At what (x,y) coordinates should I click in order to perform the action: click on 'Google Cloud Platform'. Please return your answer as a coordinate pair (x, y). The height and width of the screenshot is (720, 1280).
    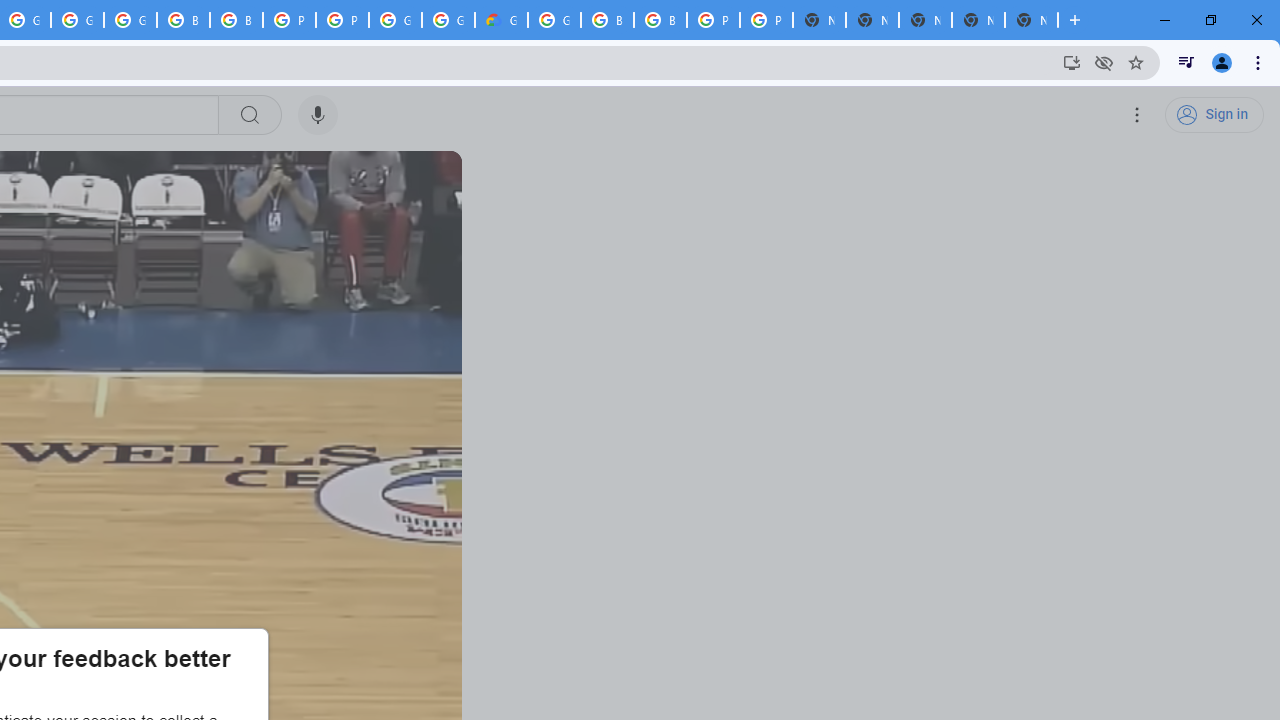
    Looking at the image, I should click on (395, 20).